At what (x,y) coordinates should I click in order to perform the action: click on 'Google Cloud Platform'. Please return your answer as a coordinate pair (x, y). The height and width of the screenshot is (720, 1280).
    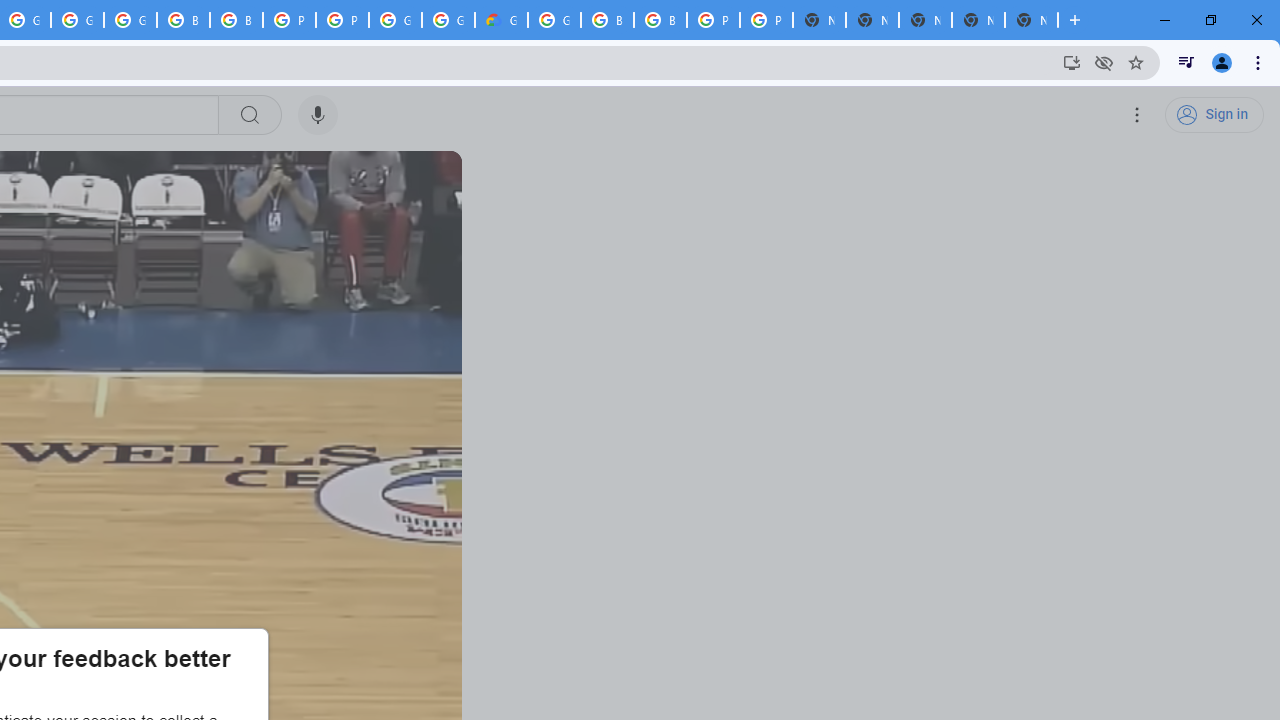
    Looking at the image, I should click on (395, 20).